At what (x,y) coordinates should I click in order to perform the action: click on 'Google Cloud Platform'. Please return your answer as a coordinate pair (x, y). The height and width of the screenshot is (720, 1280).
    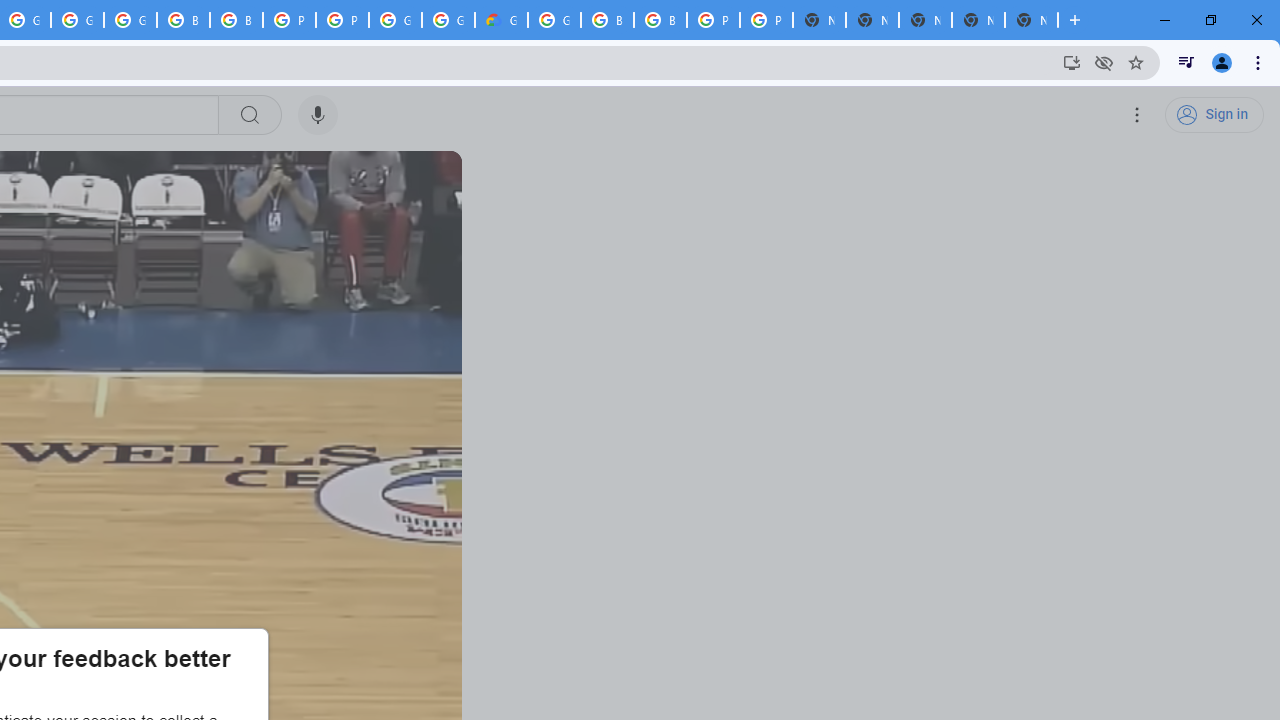
    Looking at the image, I should click on (395, 20).